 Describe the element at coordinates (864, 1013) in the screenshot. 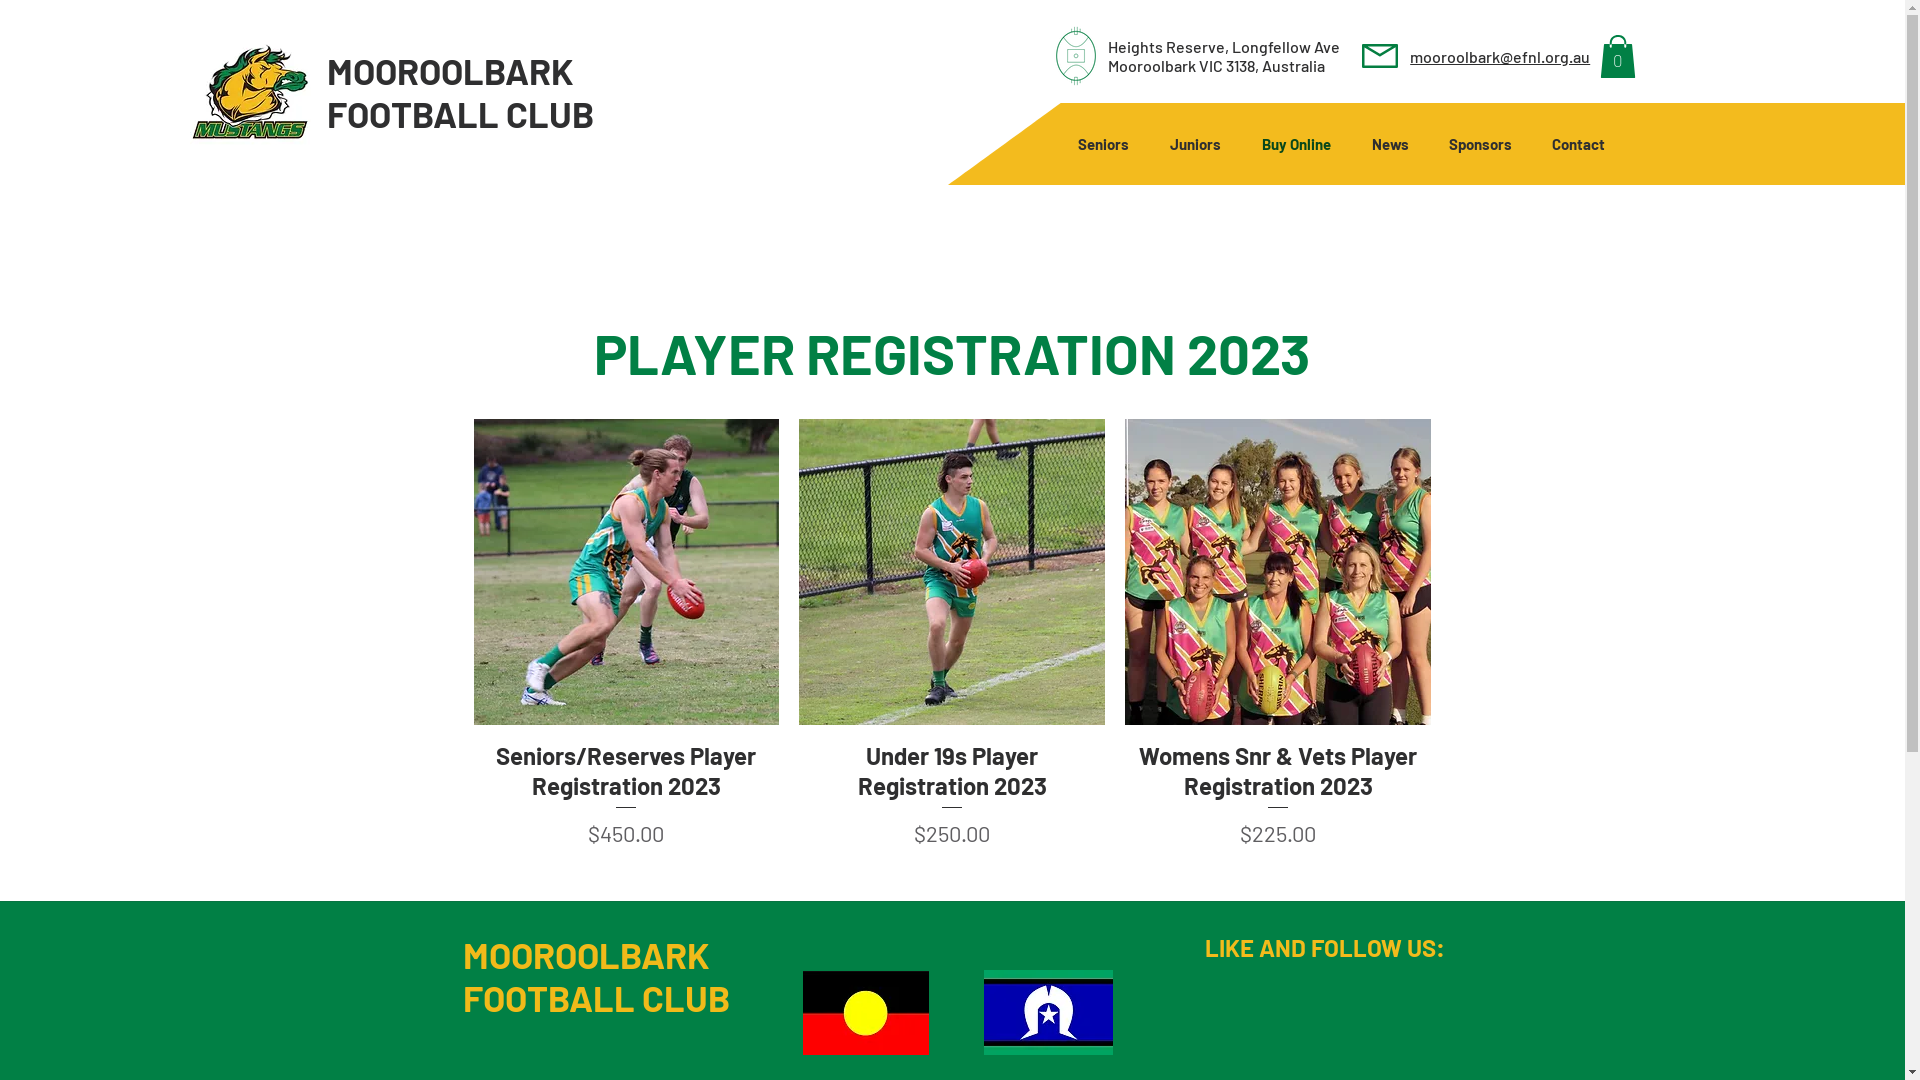

I see `'aboriginal-flag-27713.jpg'` at that location.